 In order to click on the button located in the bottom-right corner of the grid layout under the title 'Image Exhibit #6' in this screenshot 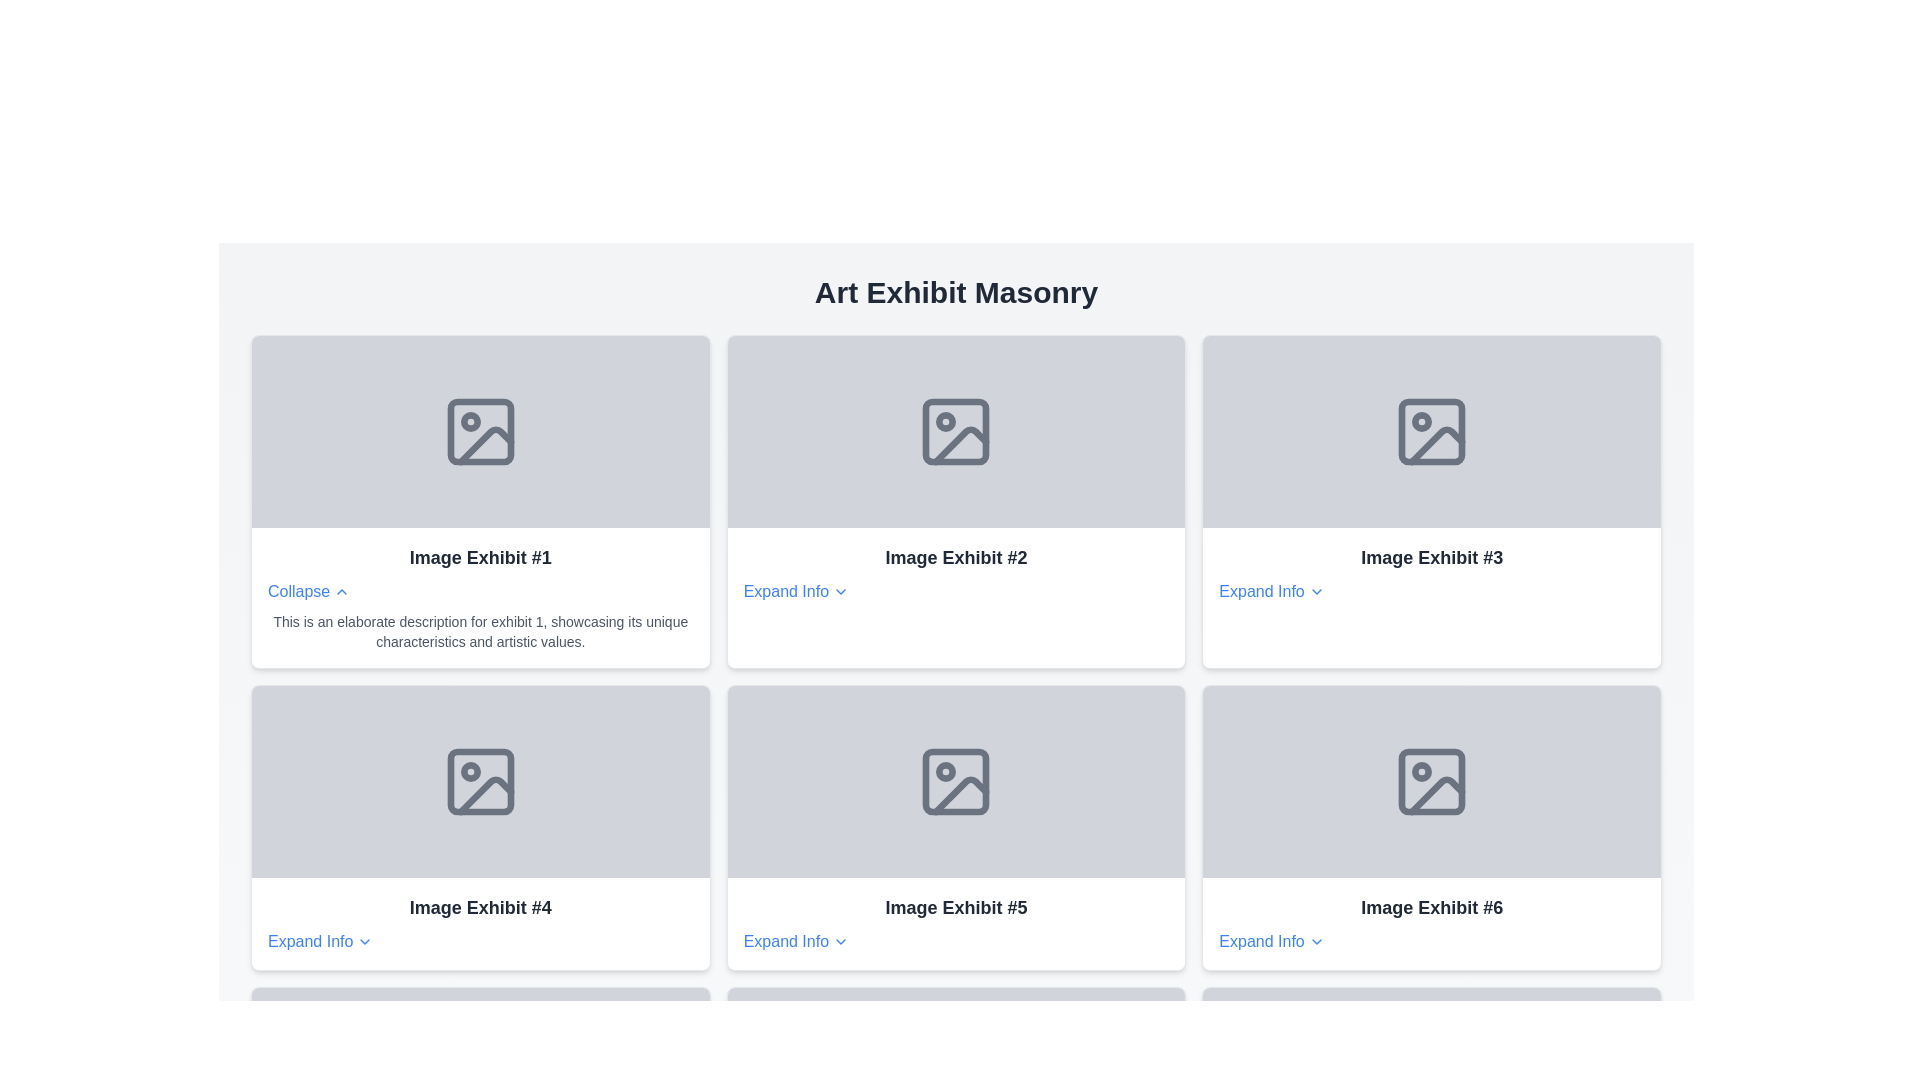, I will do `click(1271, 941)`.